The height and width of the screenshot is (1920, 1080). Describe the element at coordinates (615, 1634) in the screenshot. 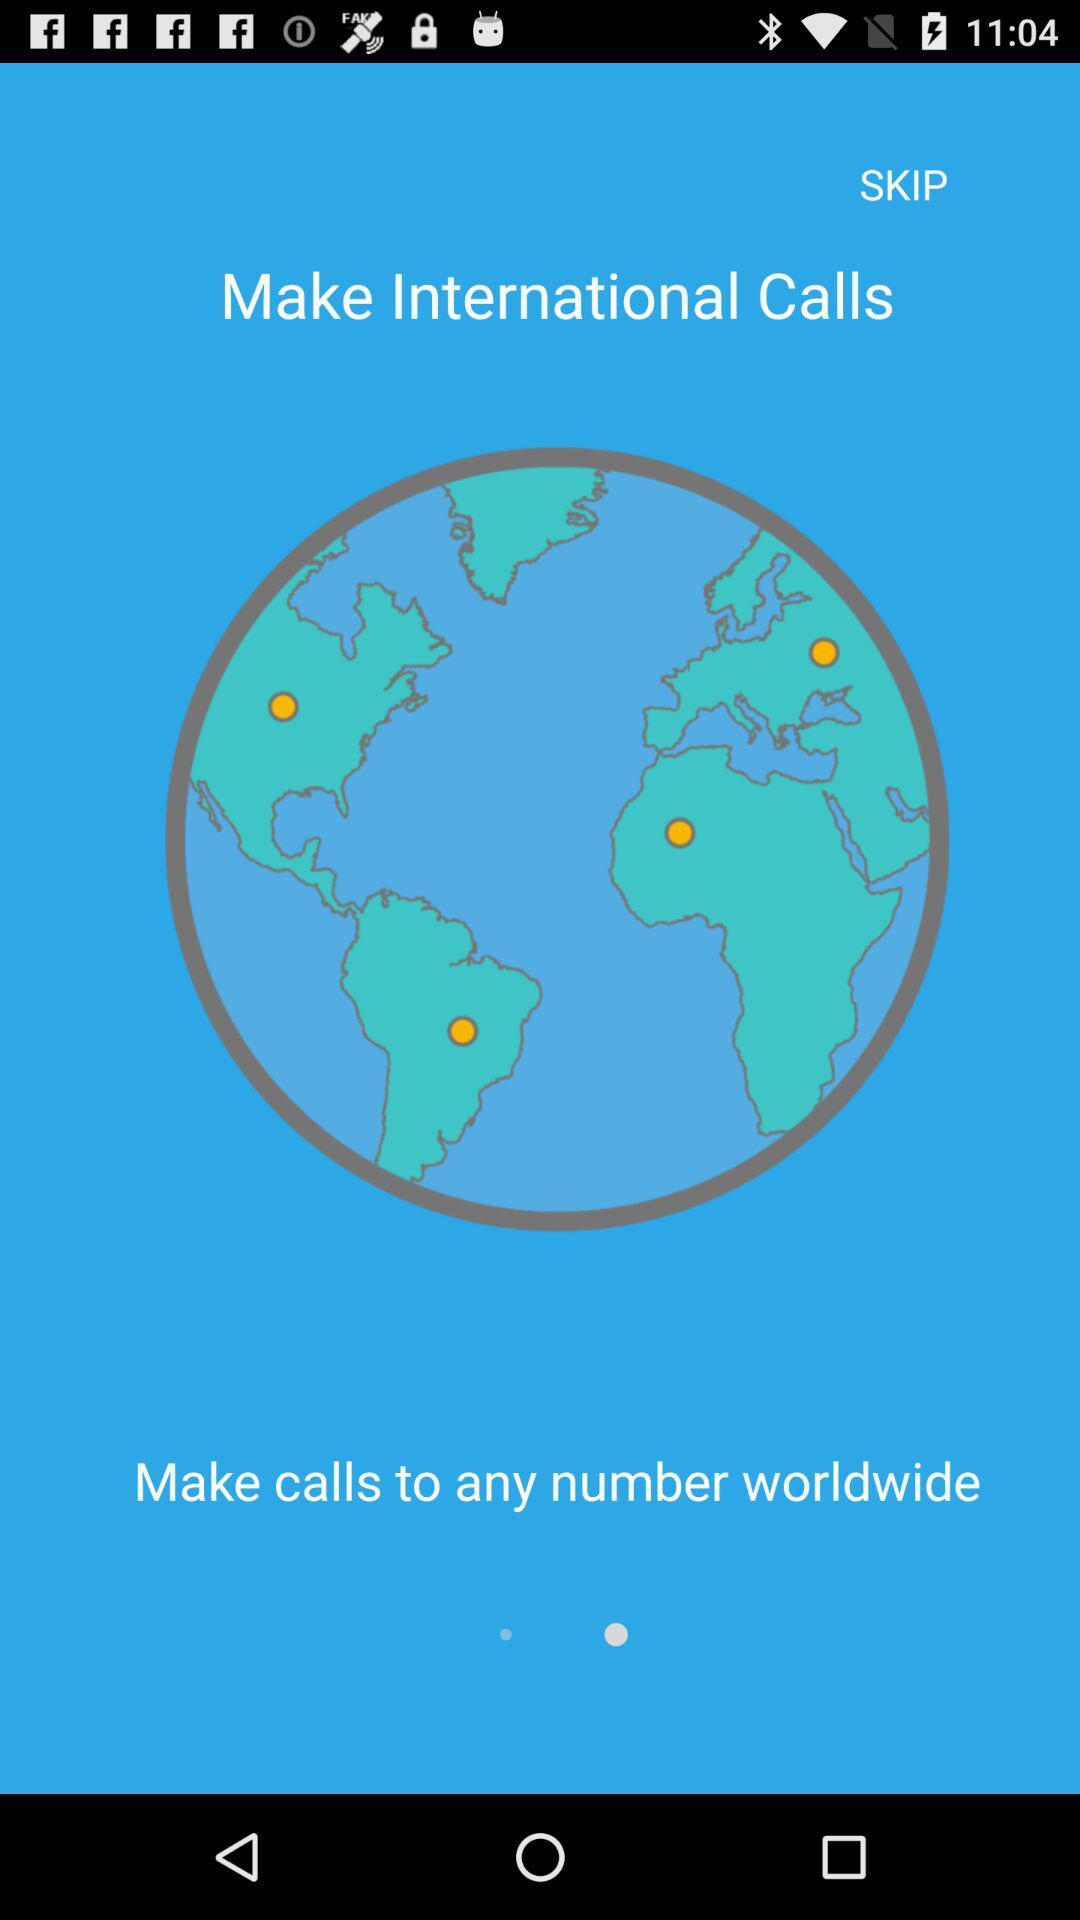

I see `to a page` at that location.